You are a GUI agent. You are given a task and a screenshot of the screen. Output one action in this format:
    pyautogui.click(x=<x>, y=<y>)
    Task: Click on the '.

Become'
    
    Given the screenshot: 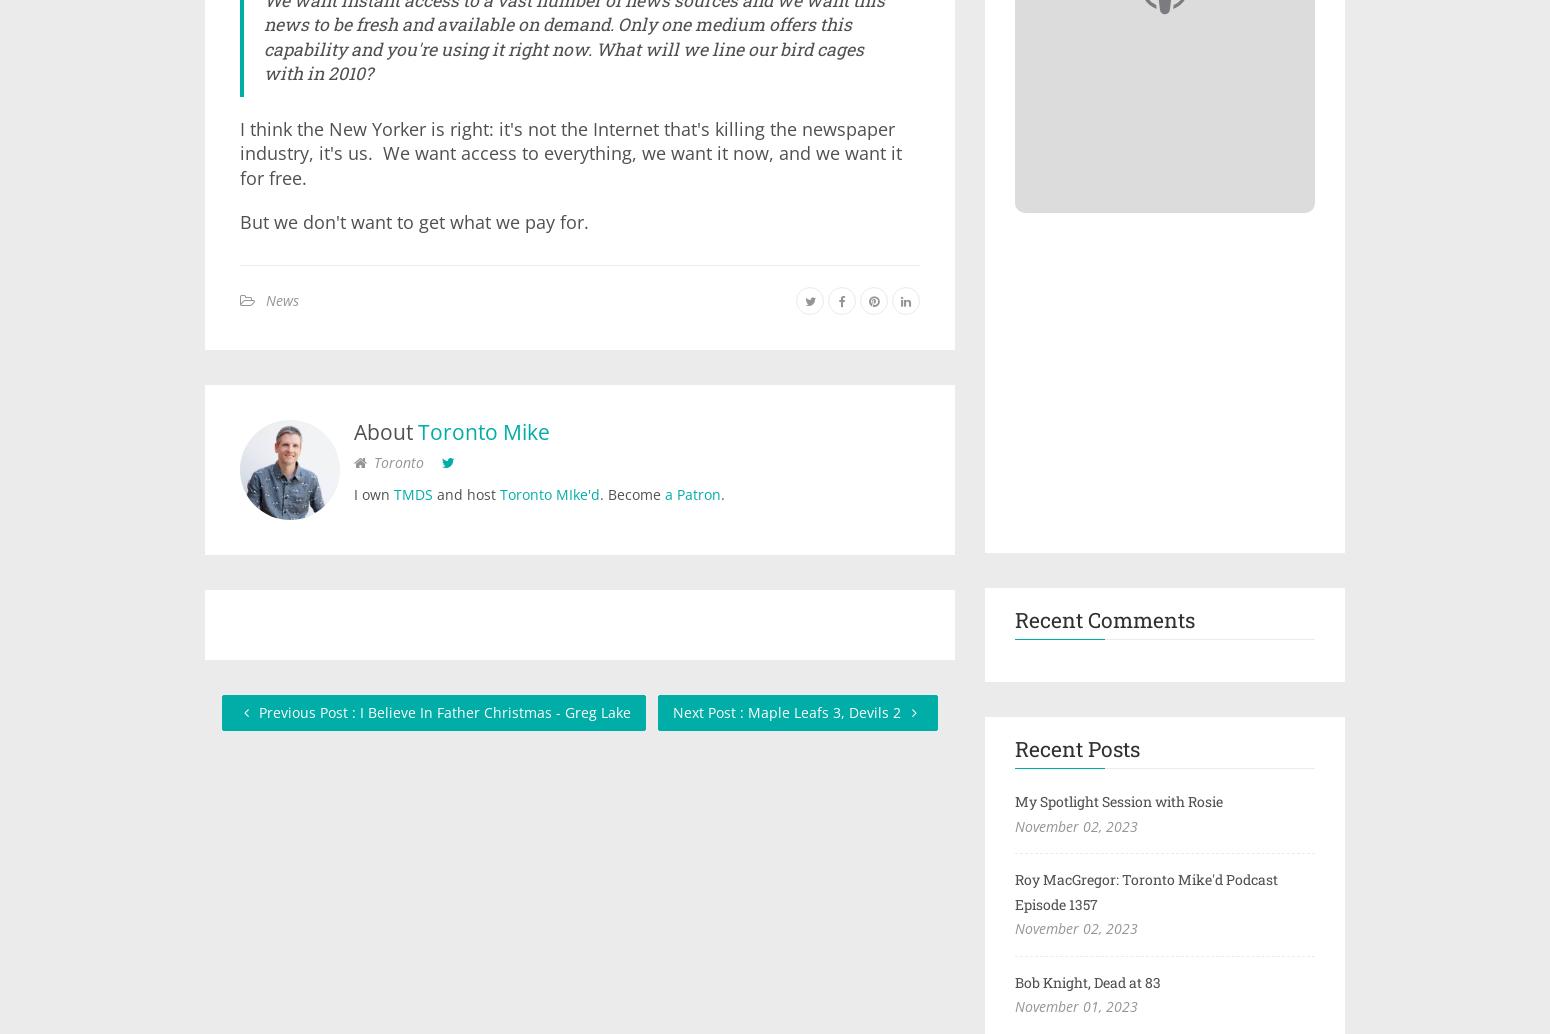 What is the action you would take?
    pyautogui.click(x=631, y=492)
    